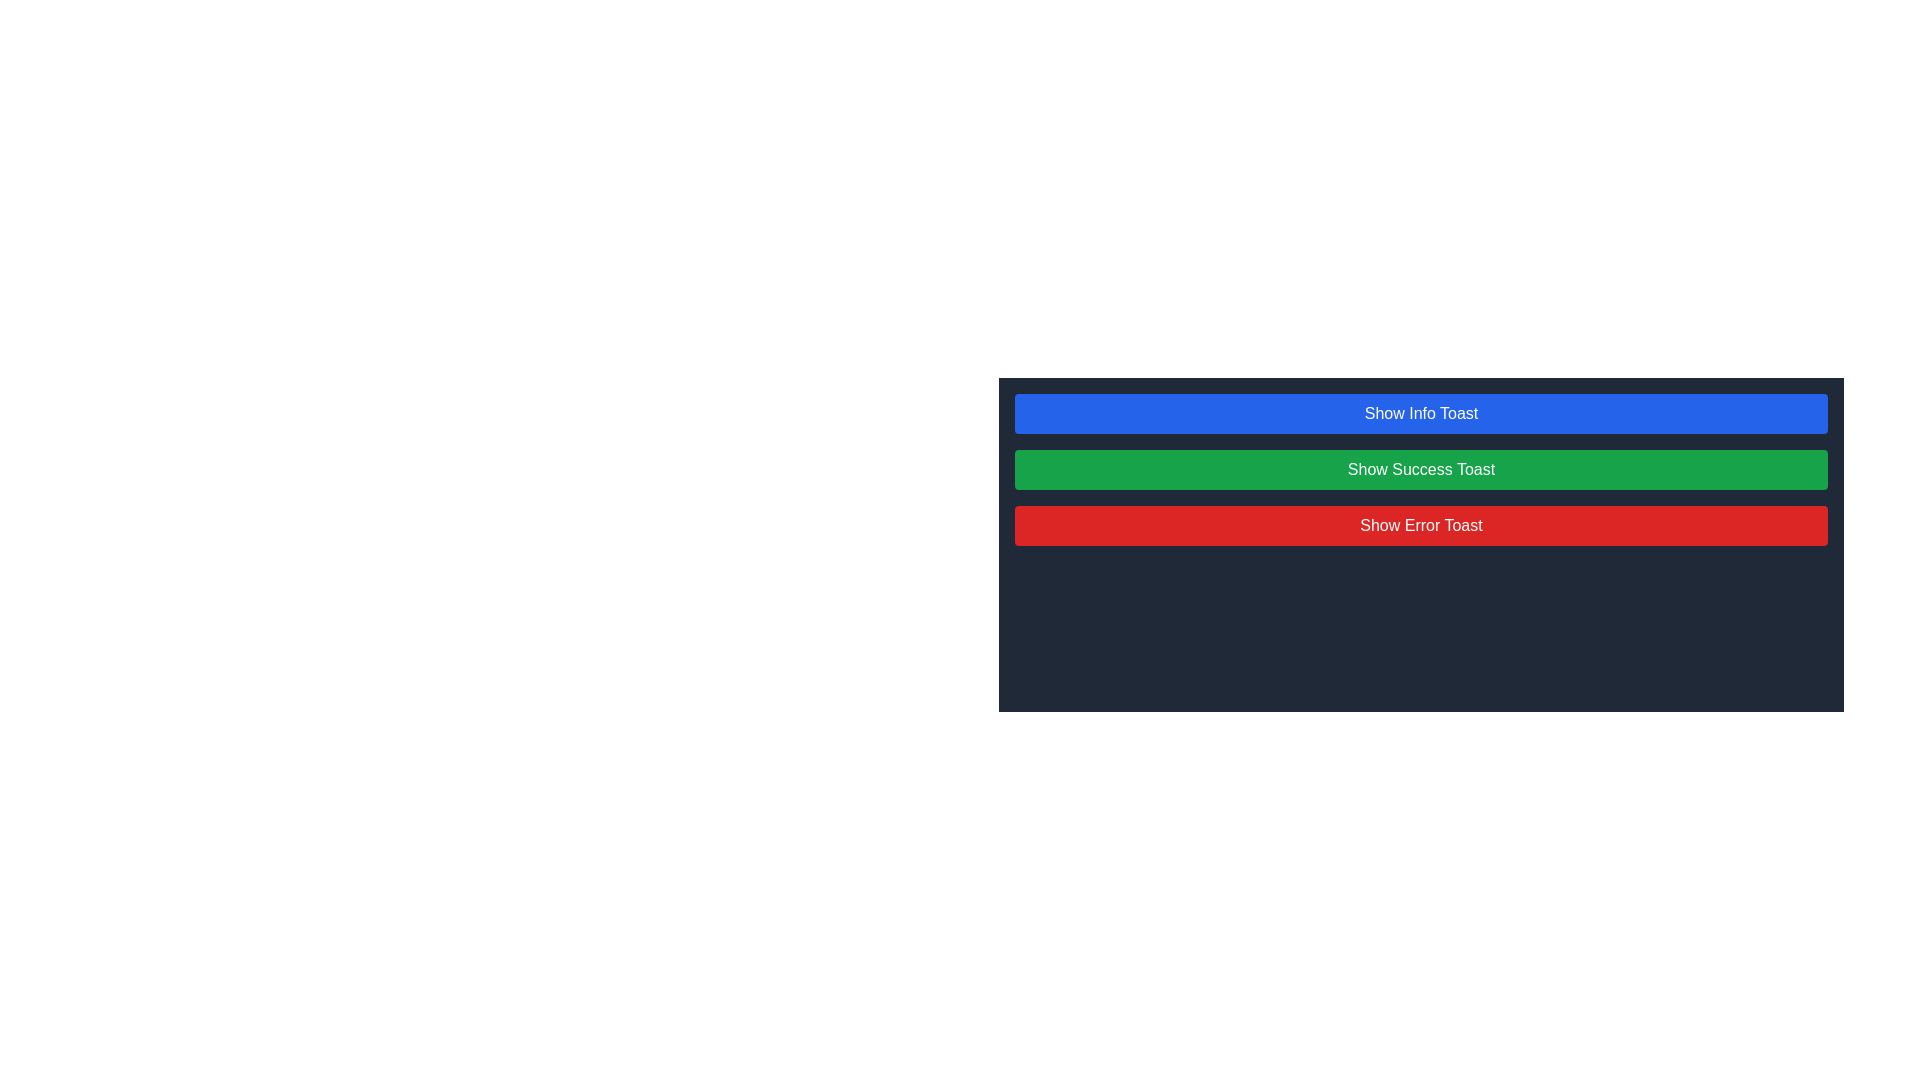 The width and height of the screenshot is (1920, 1080). I want to click on the third button in a vertical sequence that triggers an error toast notification when clicked, so click(1420, 524).